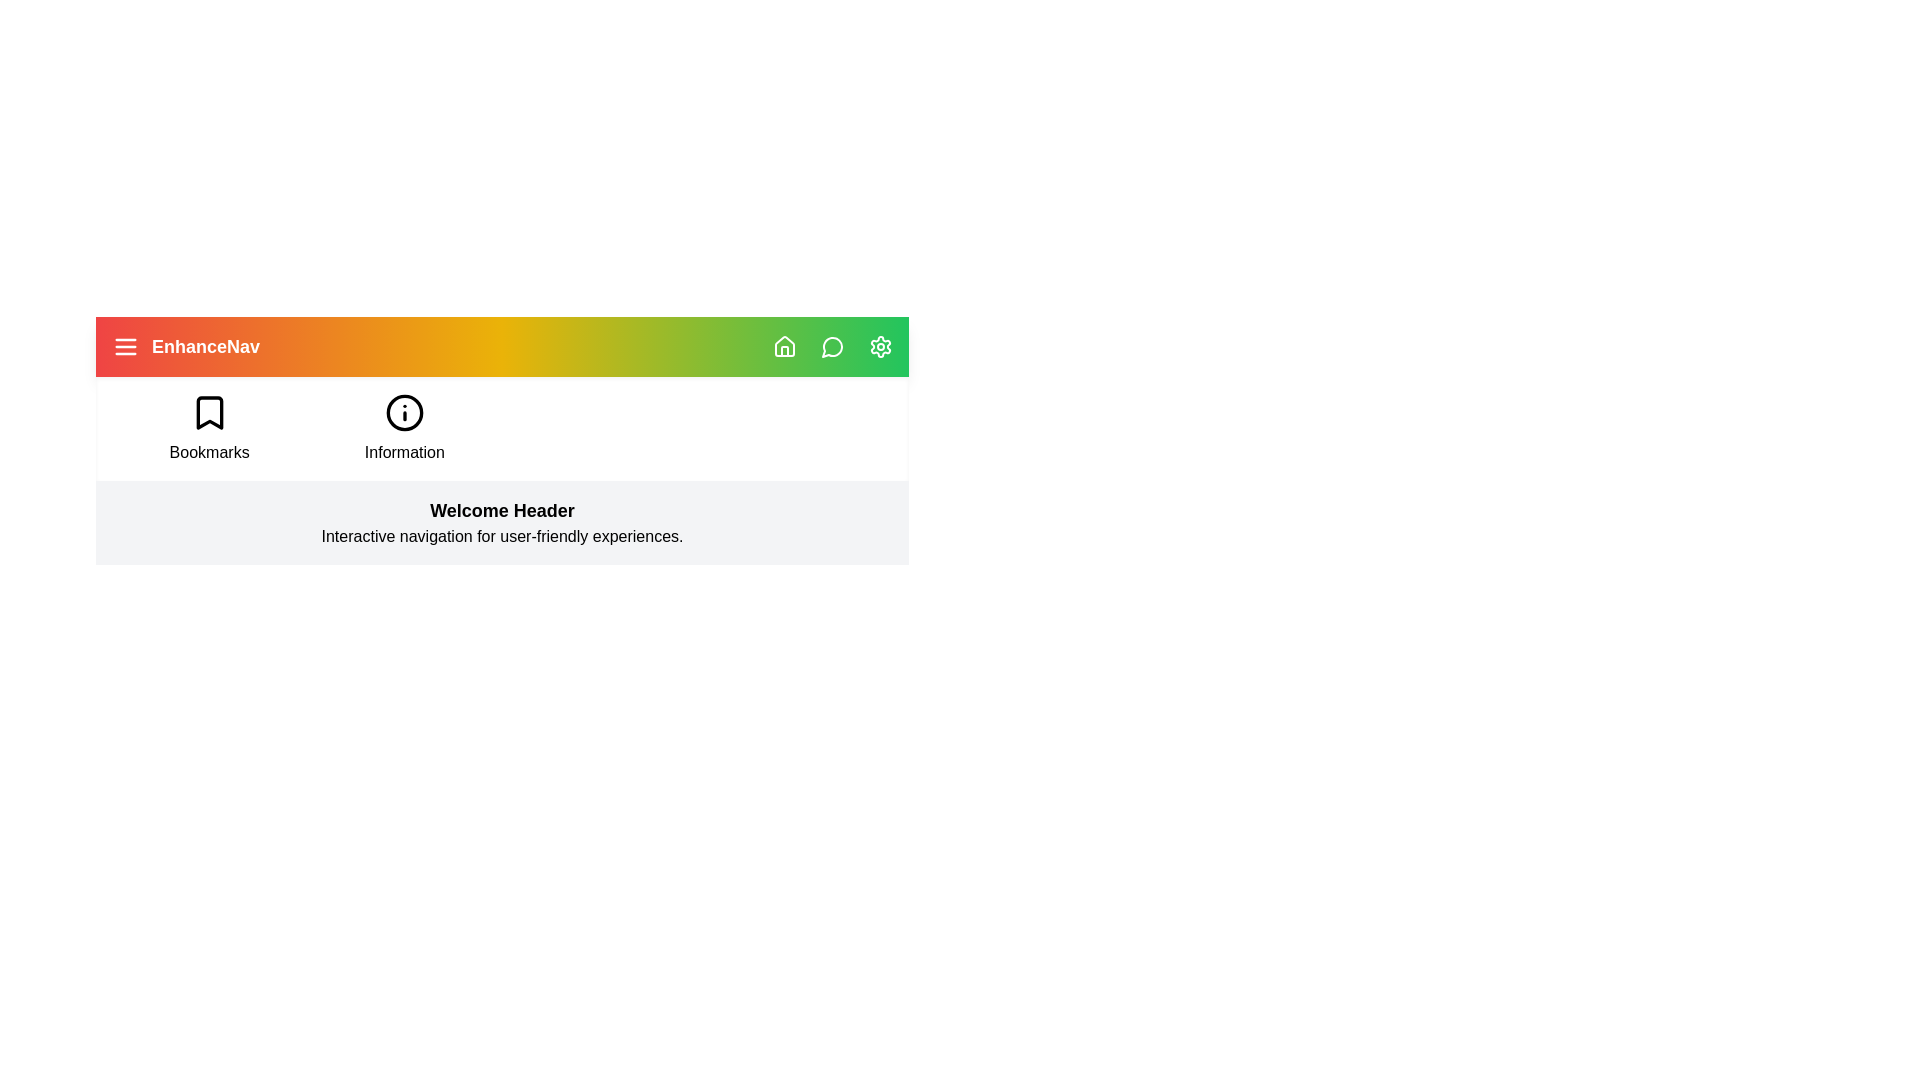 The width and height of the screenshot is (1920, 1080). I want to click on the navigation icon home, so click(784, 346).